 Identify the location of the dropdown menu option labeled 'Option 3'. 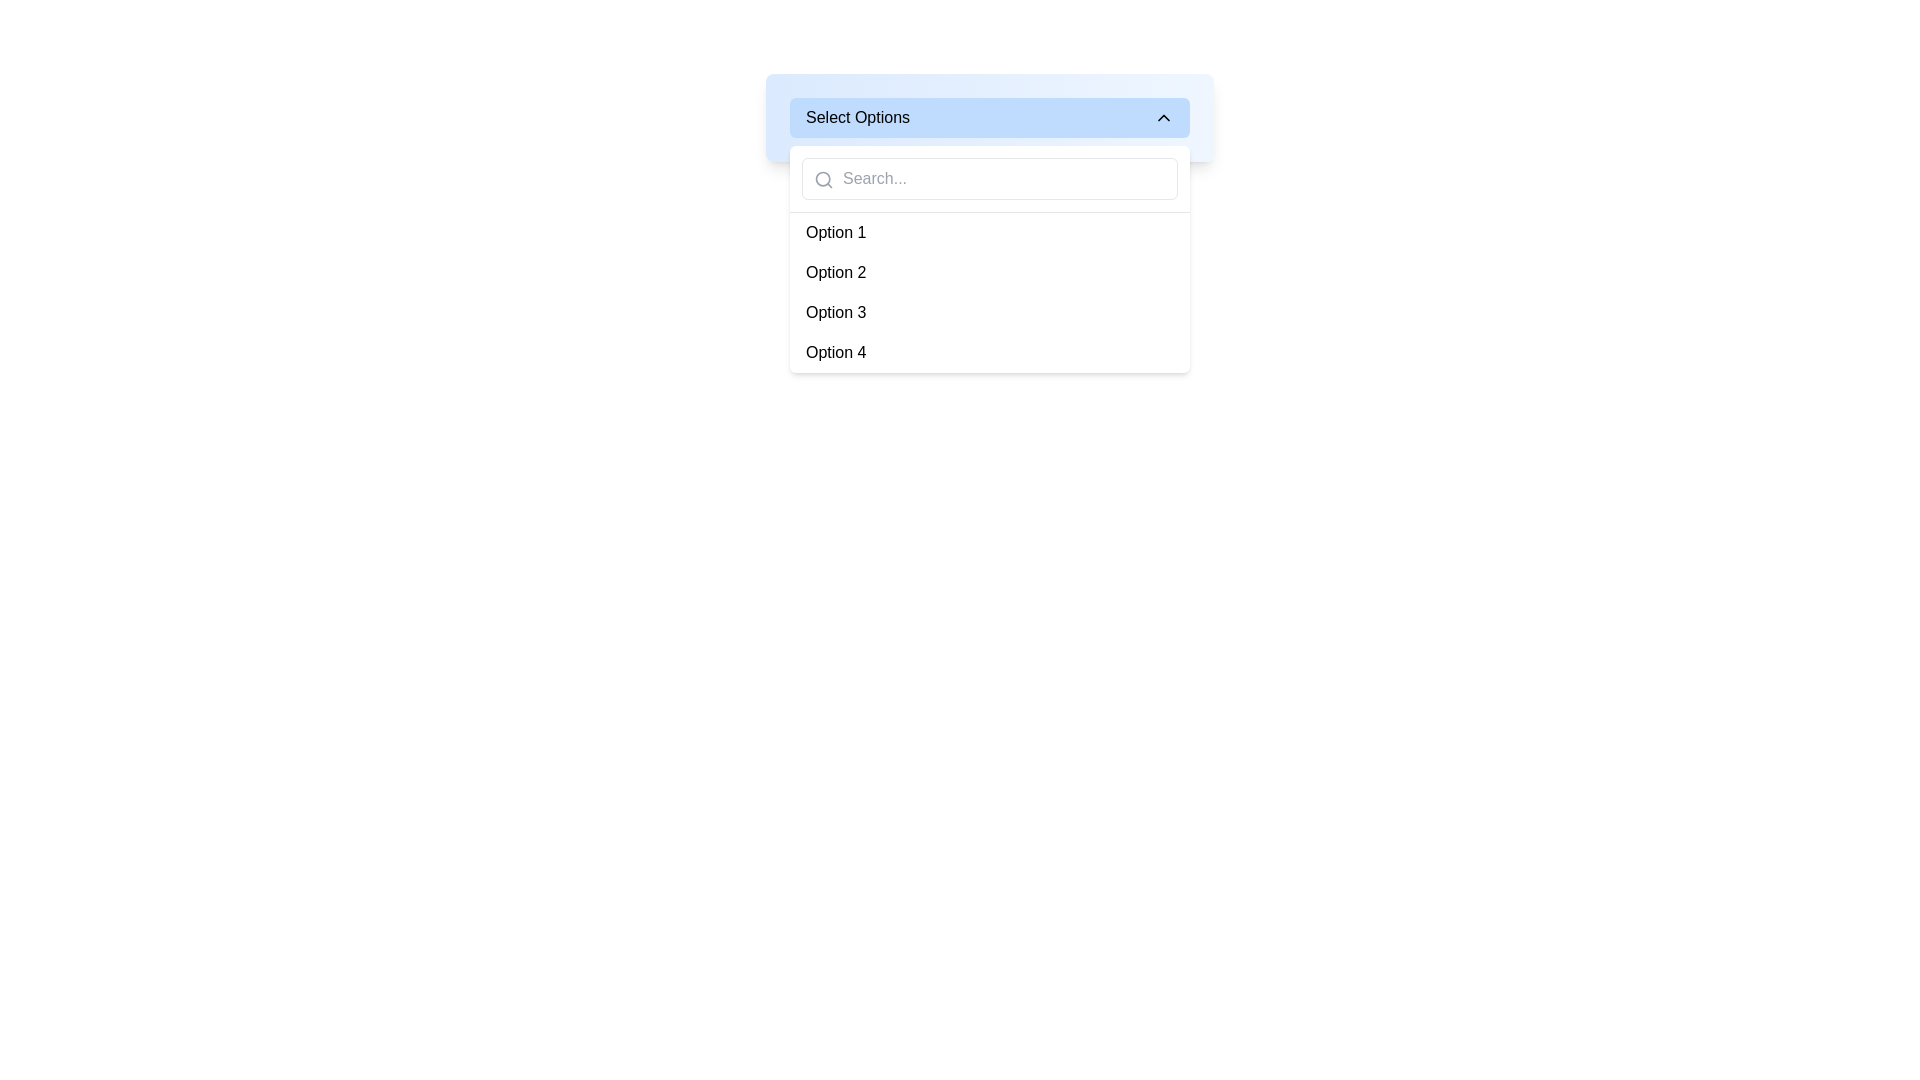
(836, 312).